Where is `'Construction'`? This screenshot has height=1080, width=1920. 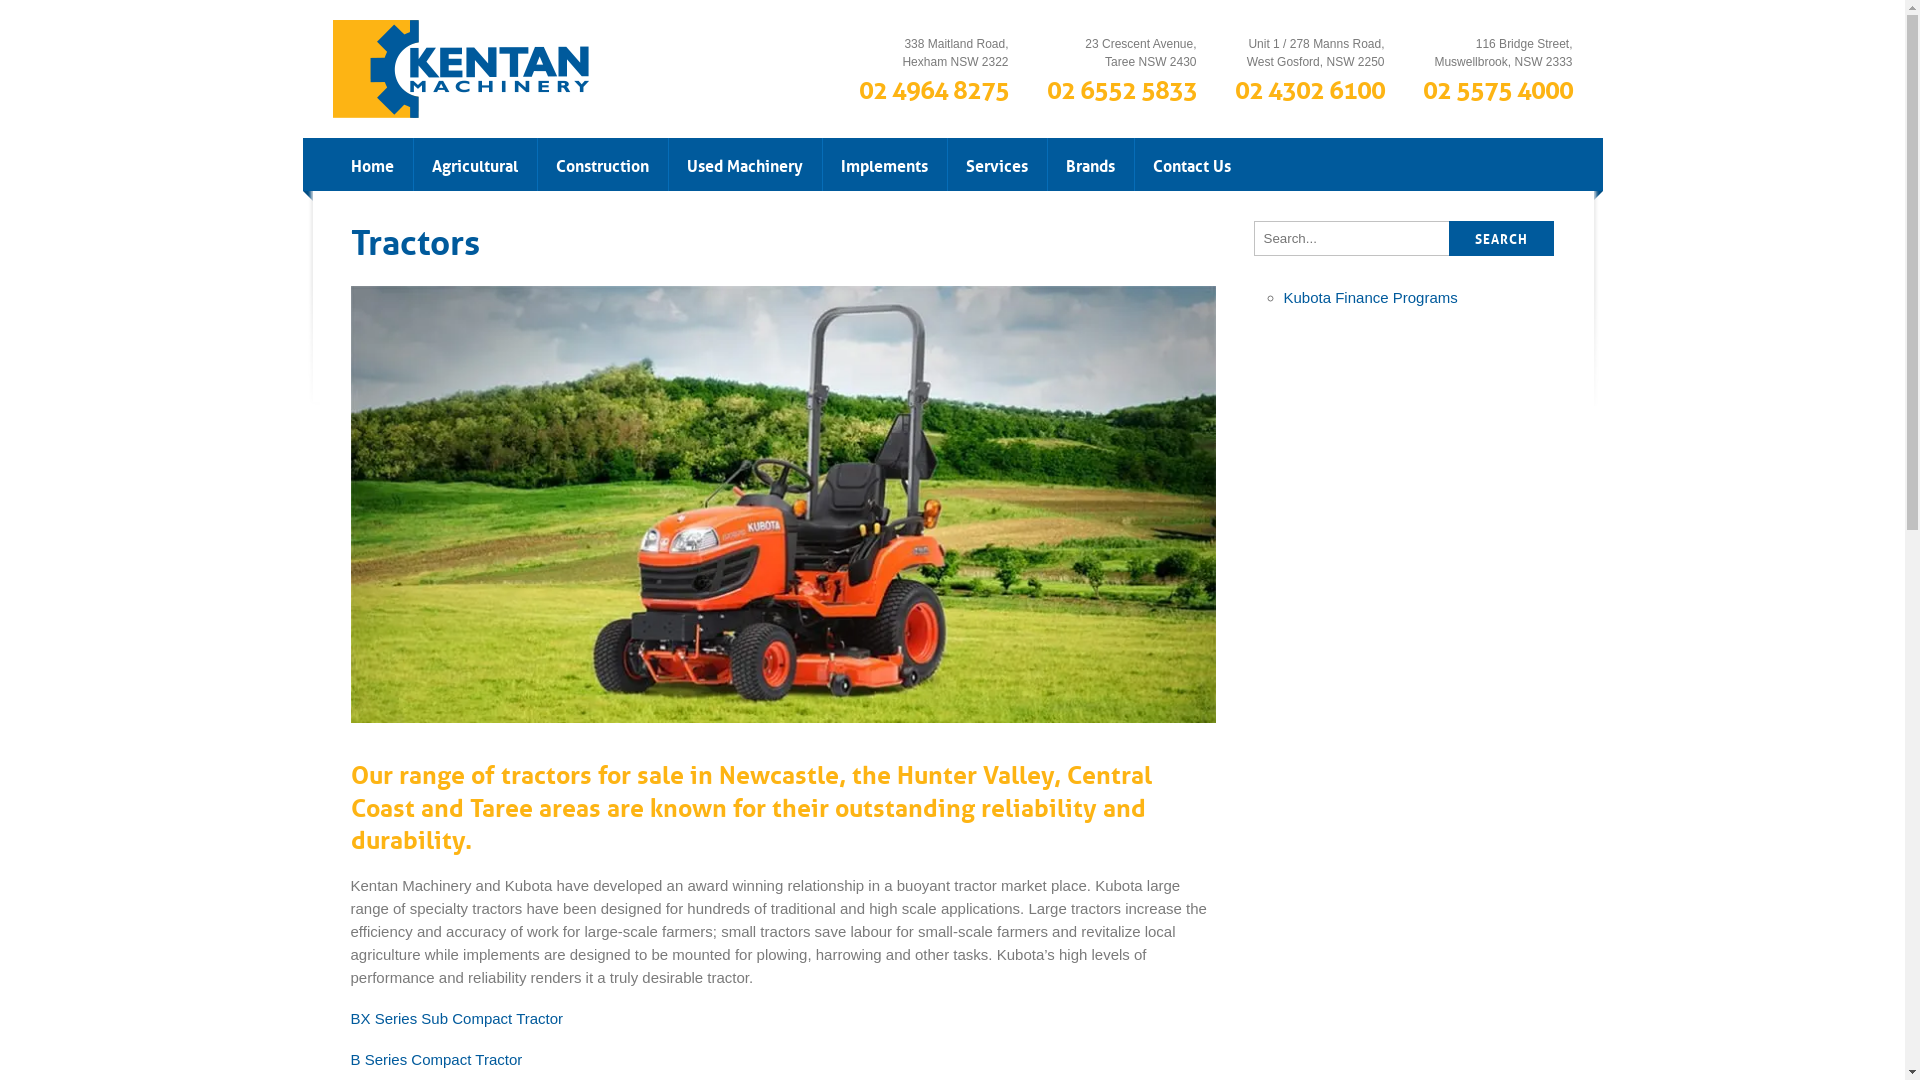
'Construction' is located at coordinates (600, 163).